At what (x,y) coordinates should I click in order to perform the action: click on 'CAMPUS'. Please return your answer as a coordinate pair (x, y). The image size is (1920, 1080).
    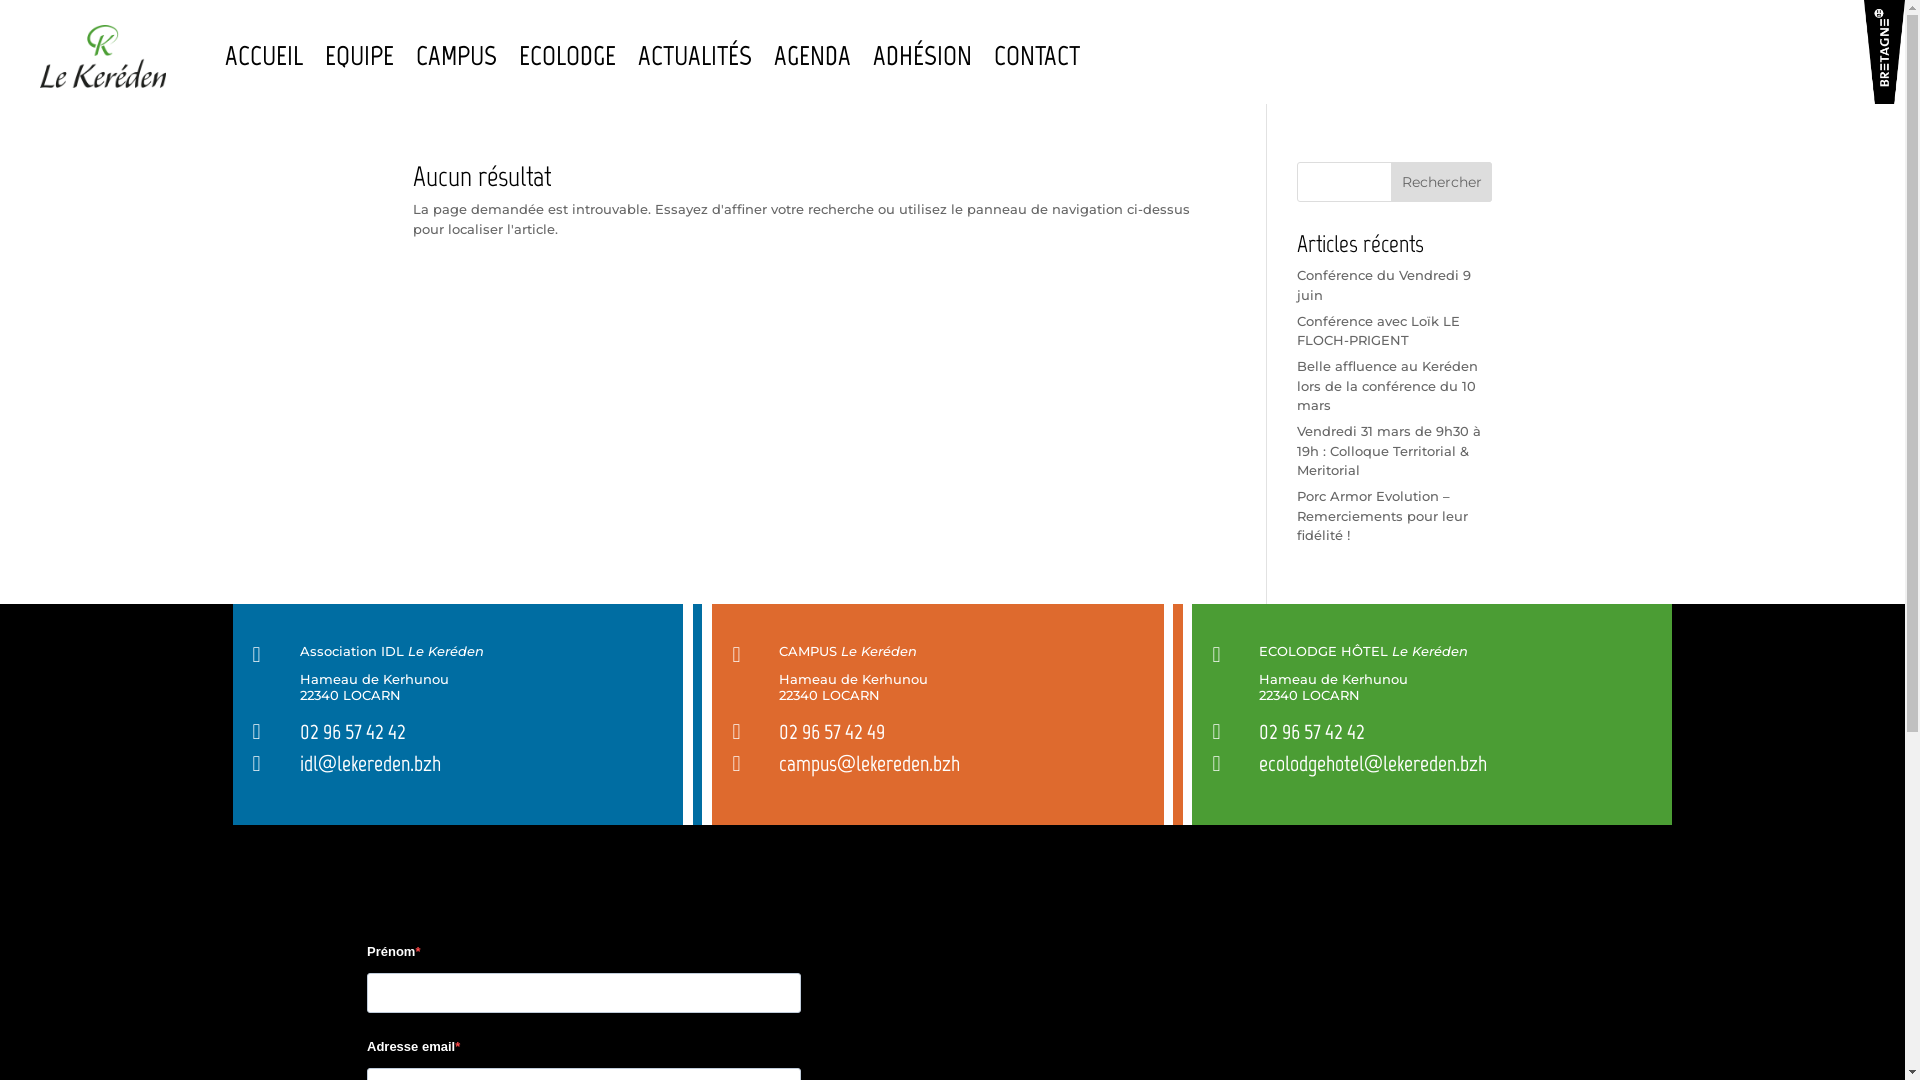
    Looking at the image, I should click on (455, 55).